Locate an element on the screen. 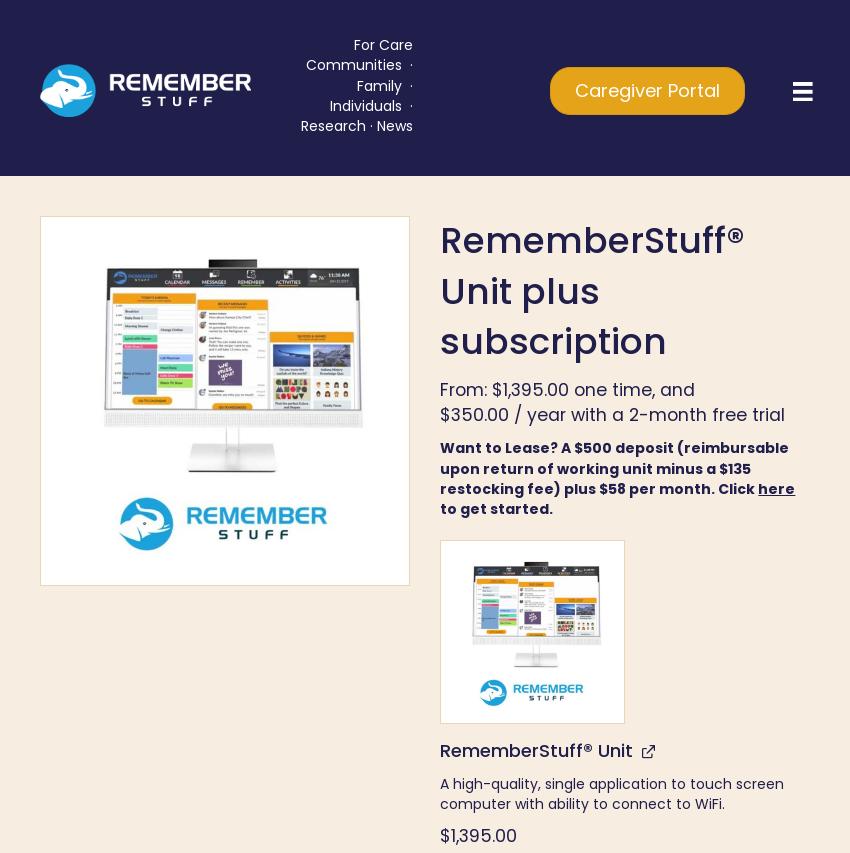  'Family' is located at coordinates (378, 83).